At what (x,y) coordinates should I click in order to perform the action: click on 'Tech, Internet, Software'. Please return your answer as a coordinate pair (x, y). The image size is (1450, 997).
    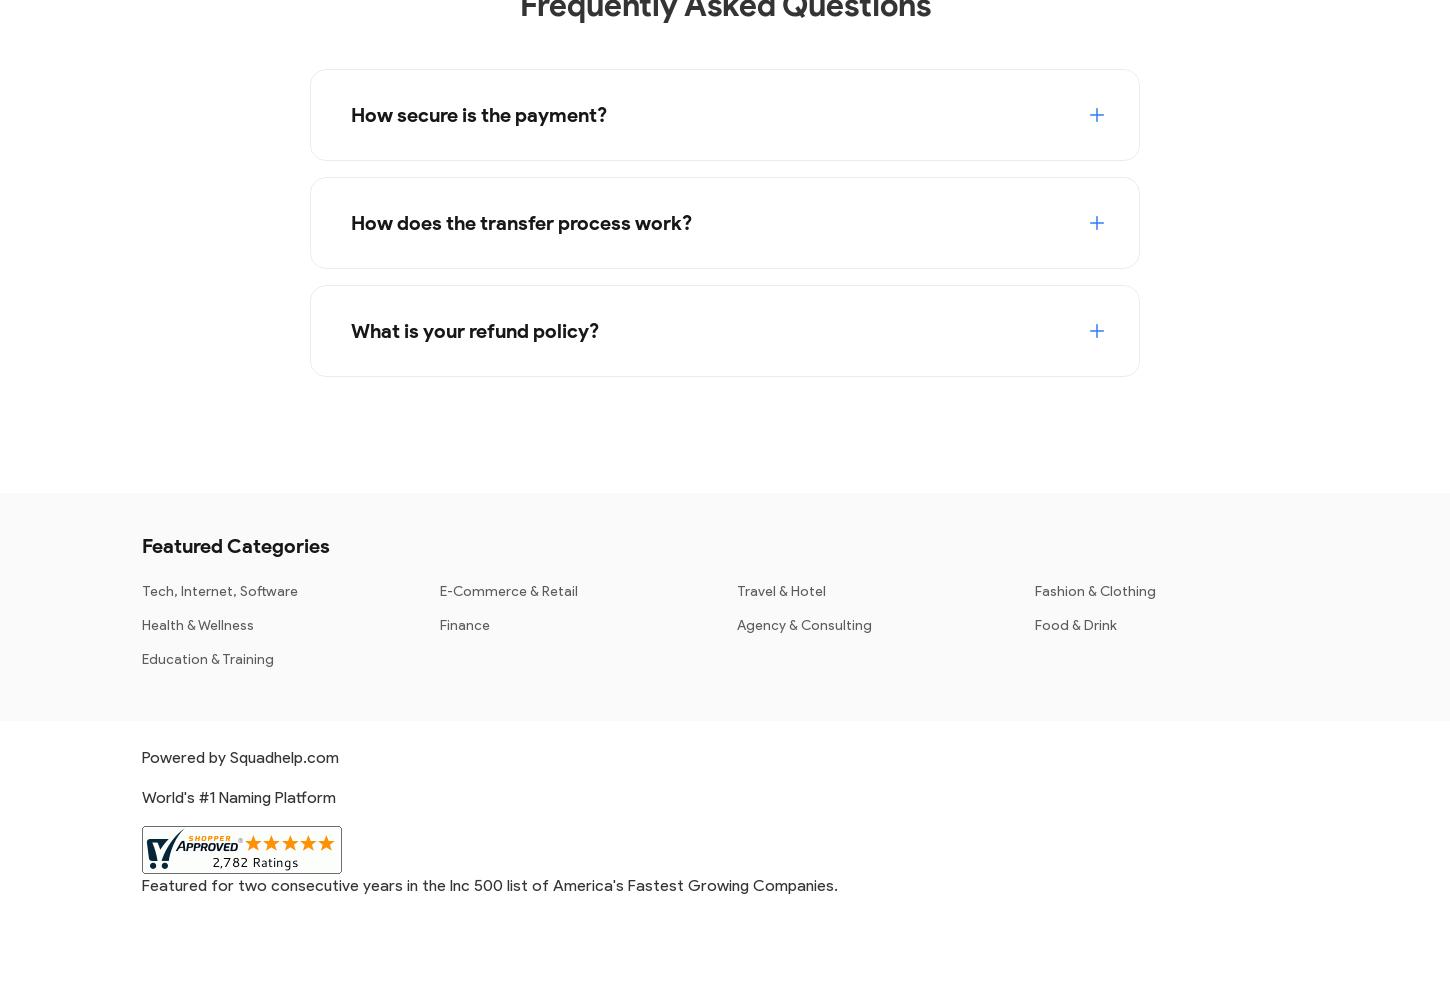
    Looking at the image, I should click on (218, 589).